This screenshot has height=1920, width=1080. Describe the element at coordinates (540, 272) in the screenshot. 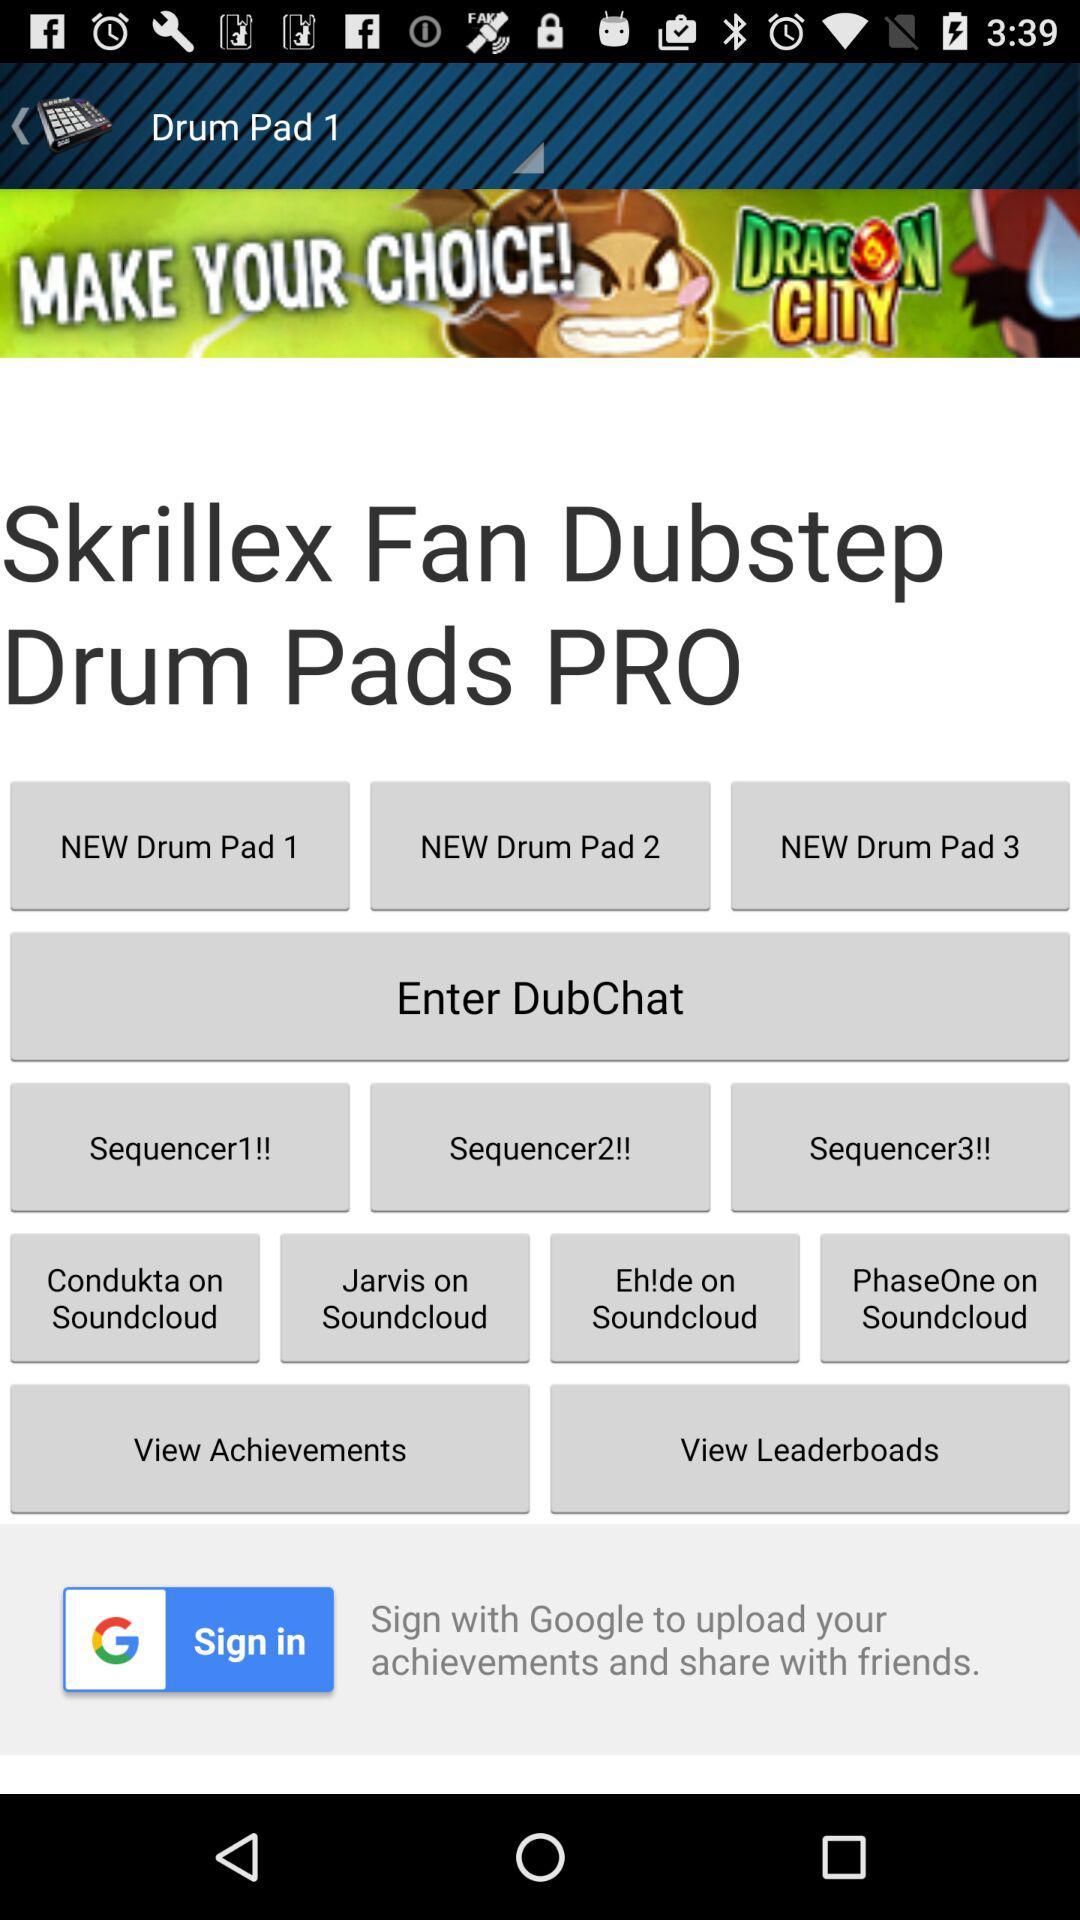

I see `the add for game` at that location.